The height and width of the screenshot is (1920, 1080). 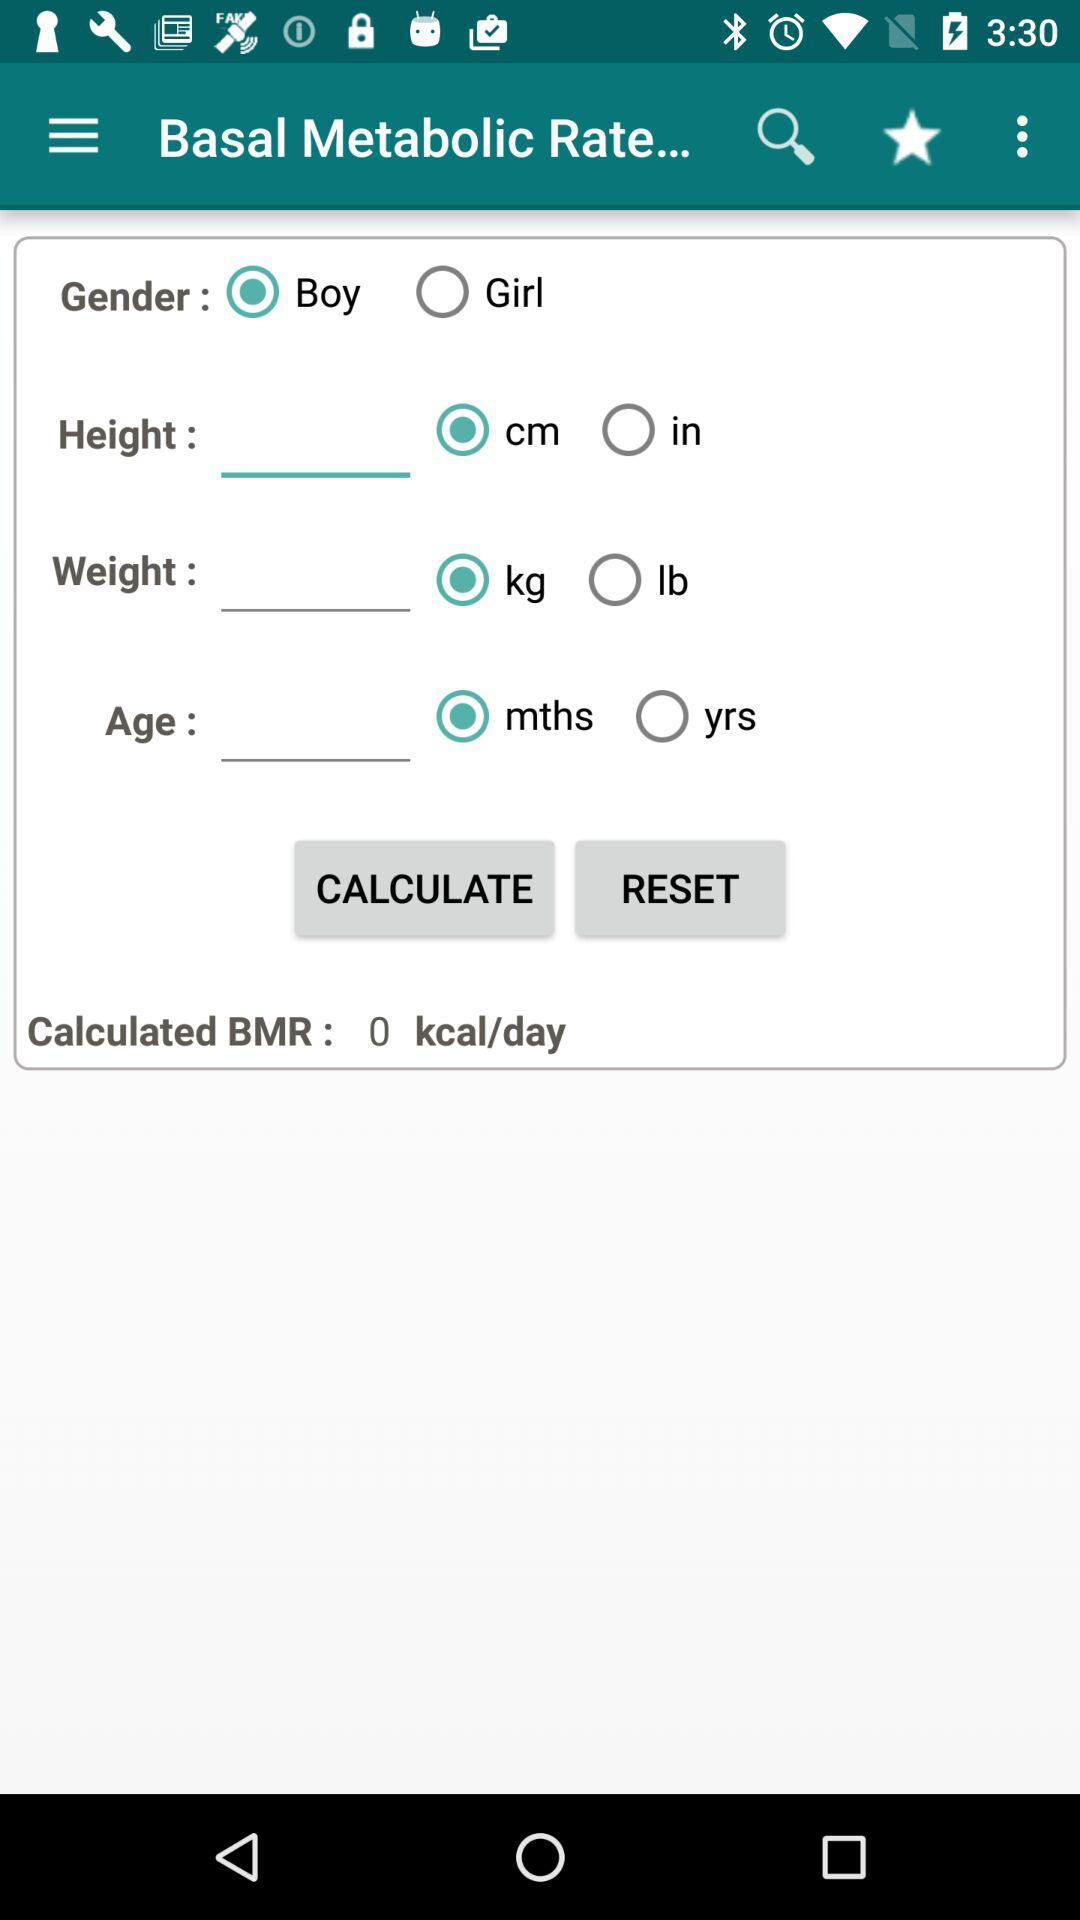 What do you see at coordinates (687, 716) in the screenshot?
I see `the icon above the reset item` at bounding box center [687, 716].